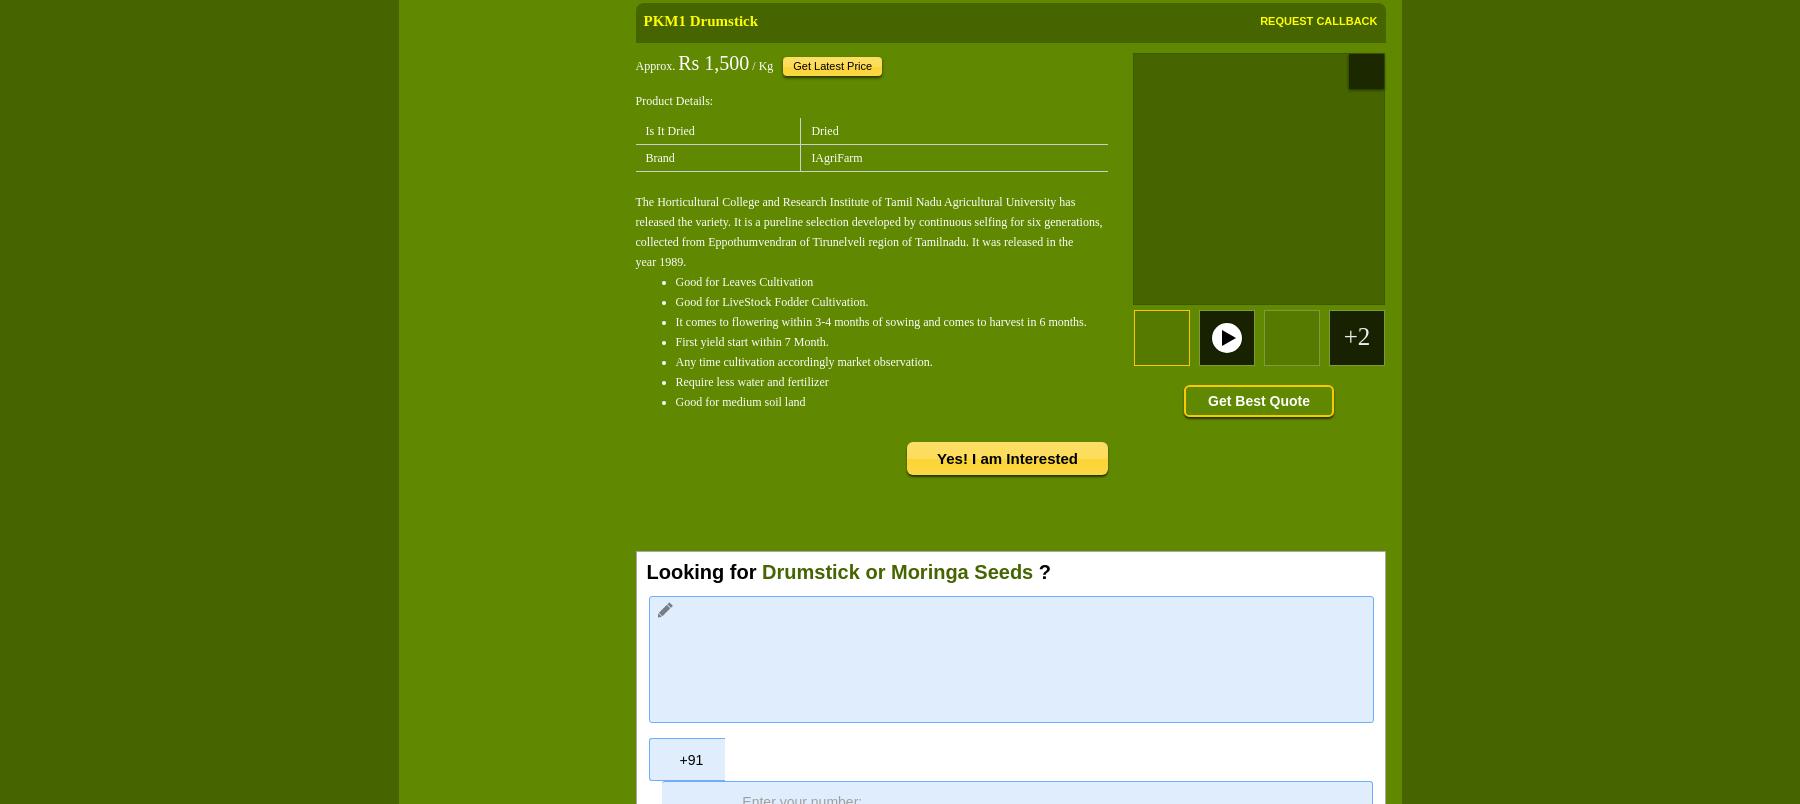 Image resolution: width=1800 pixels, height=804 pixels. What do you see at coordinates (1355, 336) in the screenshot?
I see `'+2'` at bounding box center [1355, 336].